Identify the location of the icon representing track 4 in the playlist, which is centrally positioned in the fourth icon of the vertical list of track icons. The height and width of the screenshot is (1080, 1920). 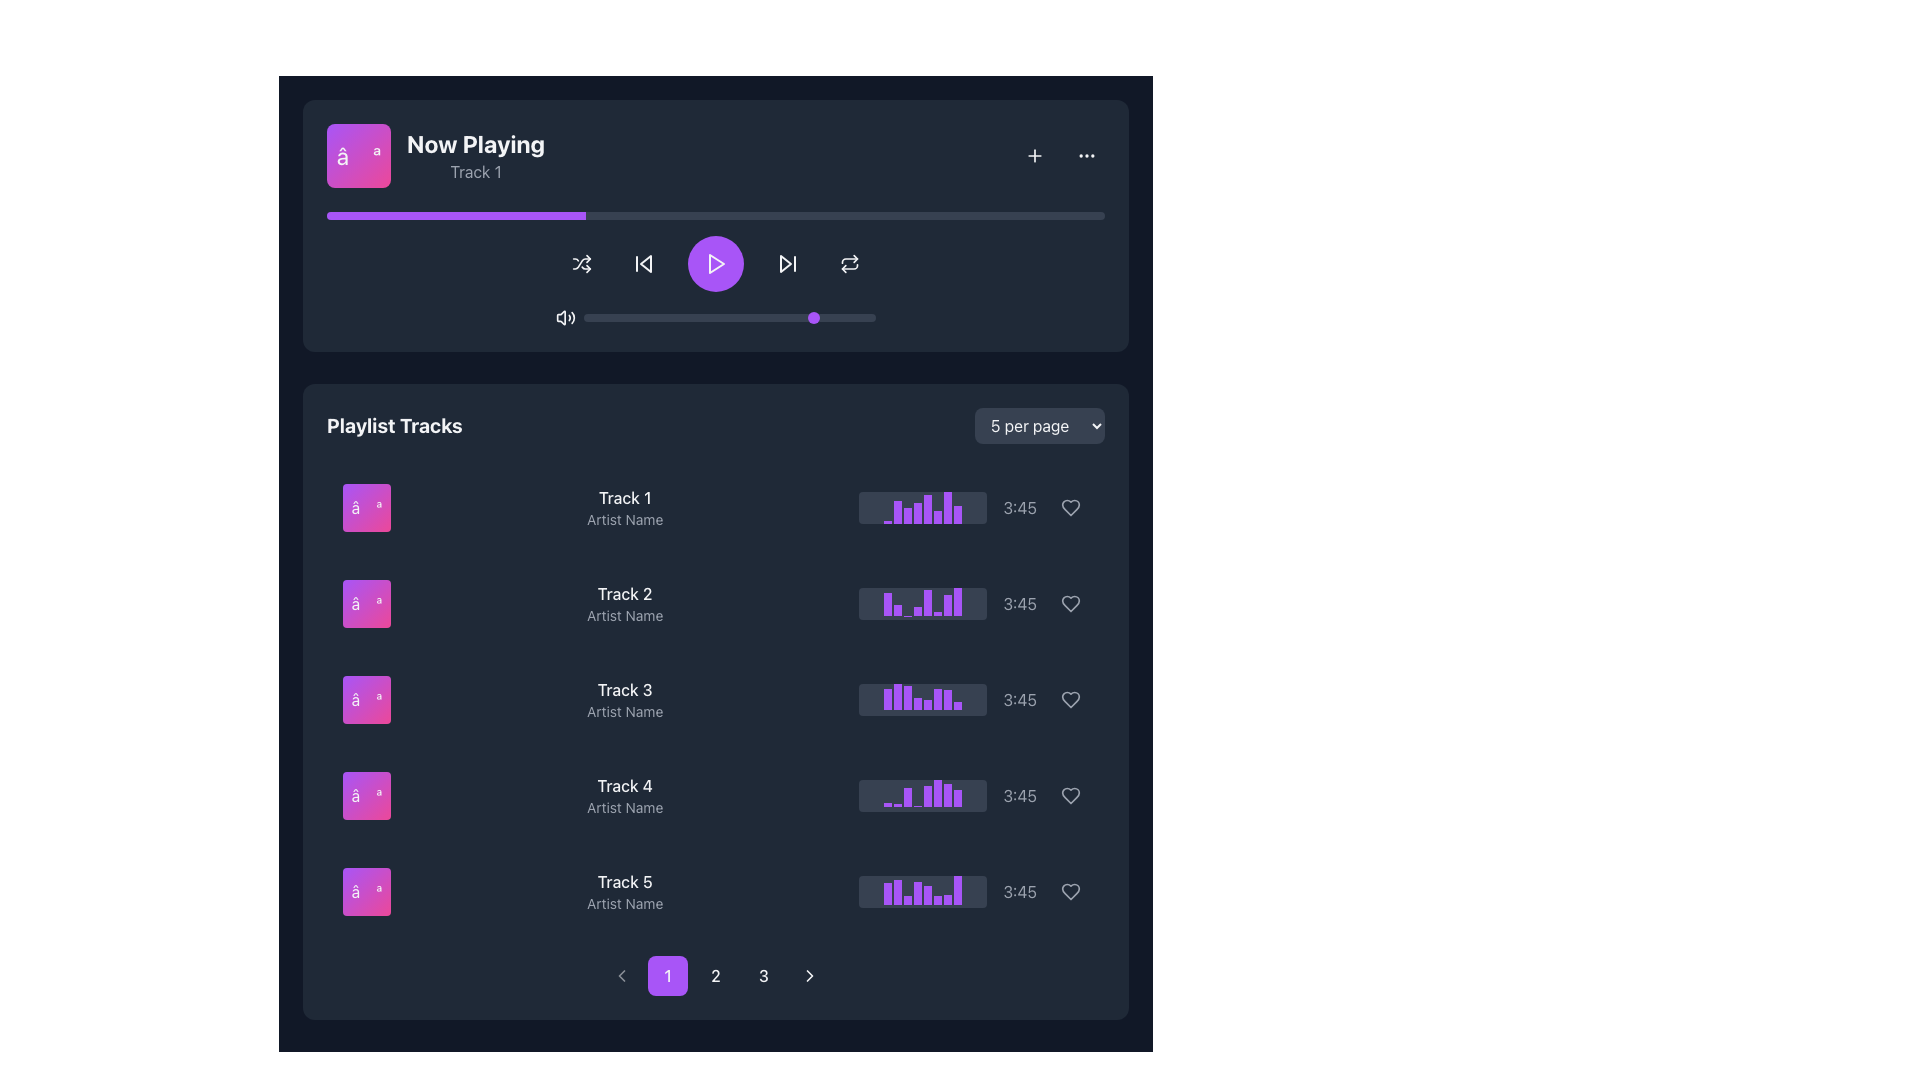
(366, 794).